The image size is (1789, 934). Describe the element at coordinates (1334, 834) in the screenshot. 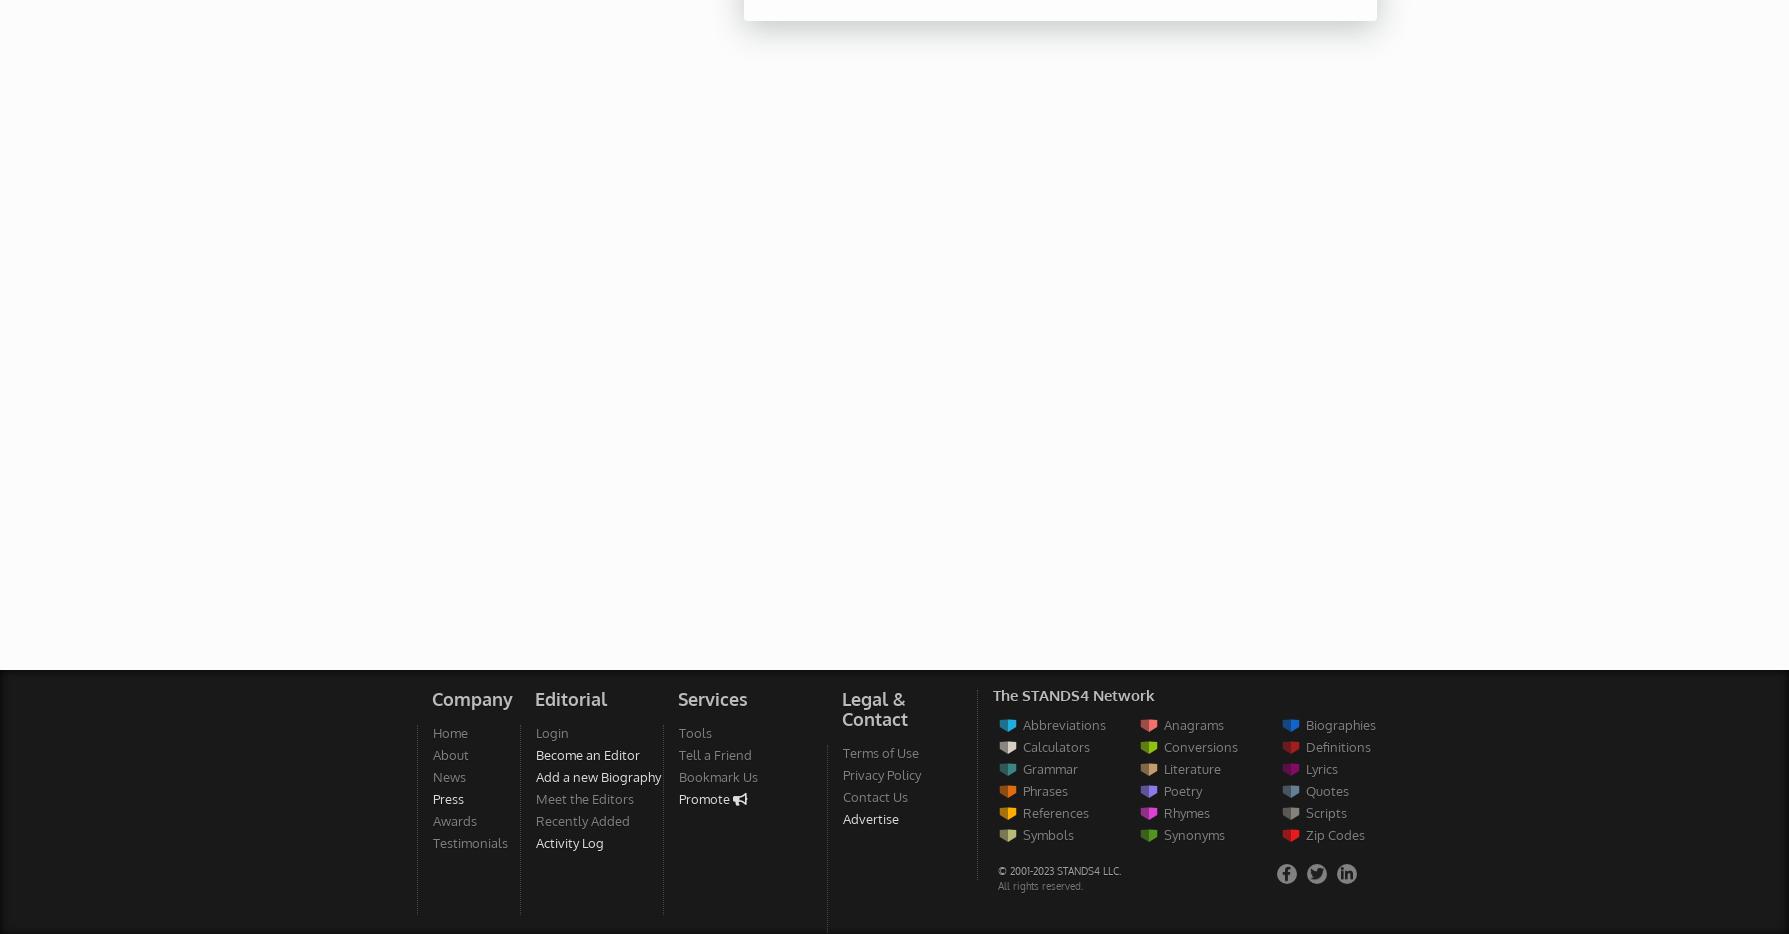

I see `'Zip Codes'` at that location.